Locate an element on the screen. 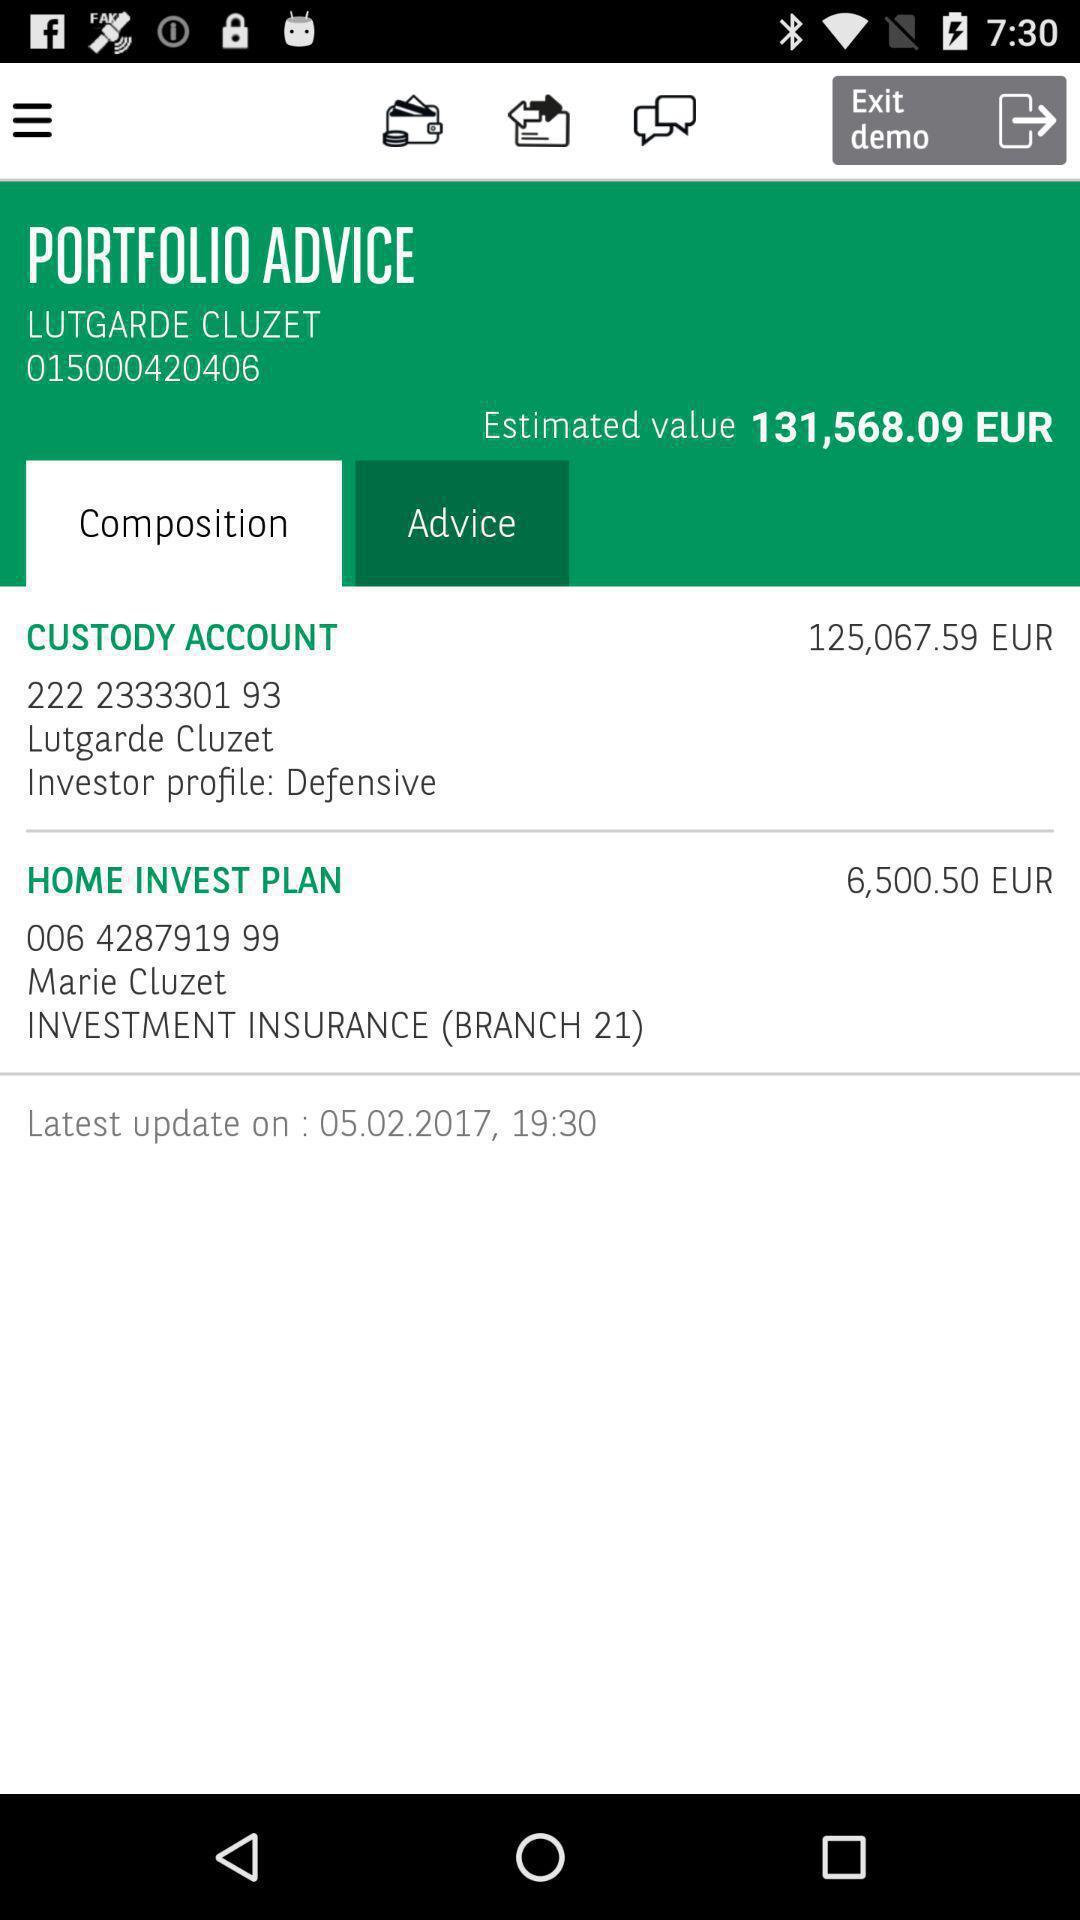 Image resolution: width=1080 pixels, height=1920 pixels. the marie cluzet item is located at coordinates (126, 981).